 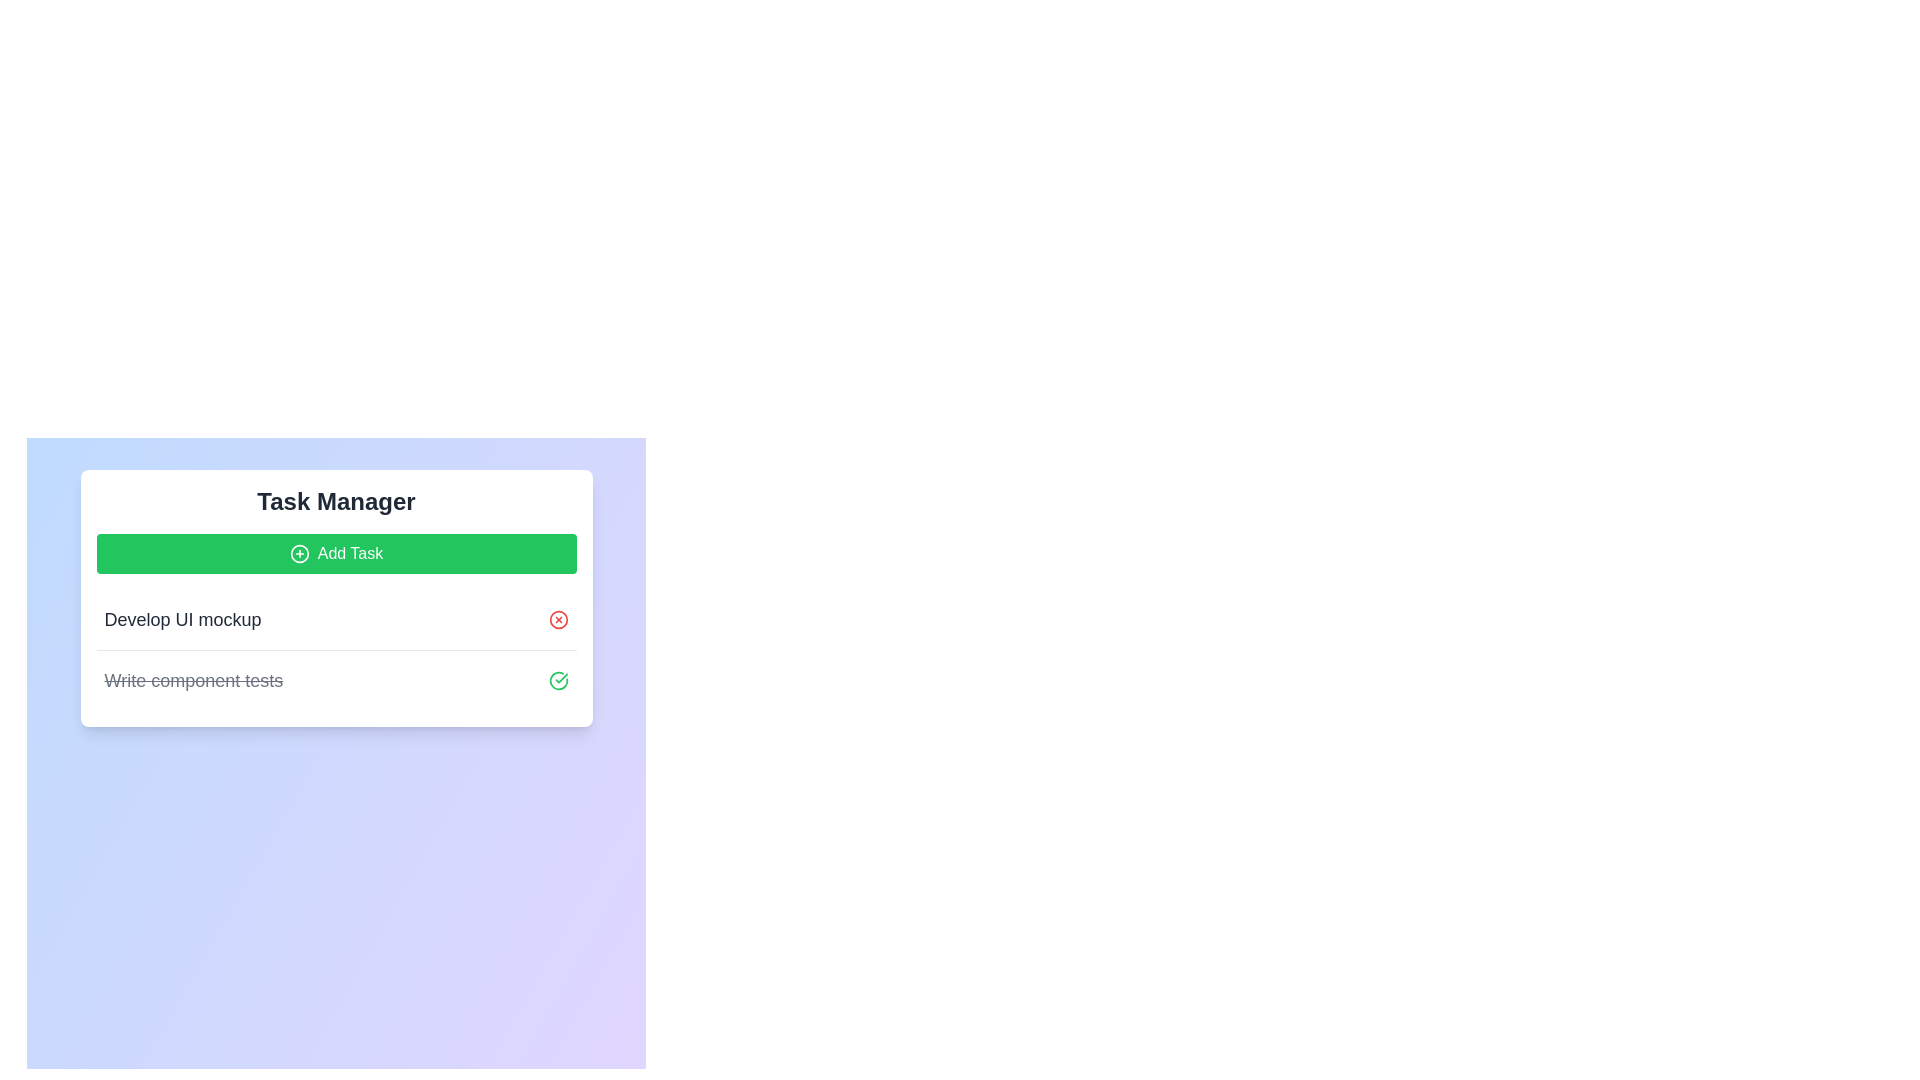 I want to click on the text label displaying 'Write component tests' in strikethrough style, indicating task completion, located in the second list item of the task list in the 'Task Manager' interface, so click(x=193, y=680).